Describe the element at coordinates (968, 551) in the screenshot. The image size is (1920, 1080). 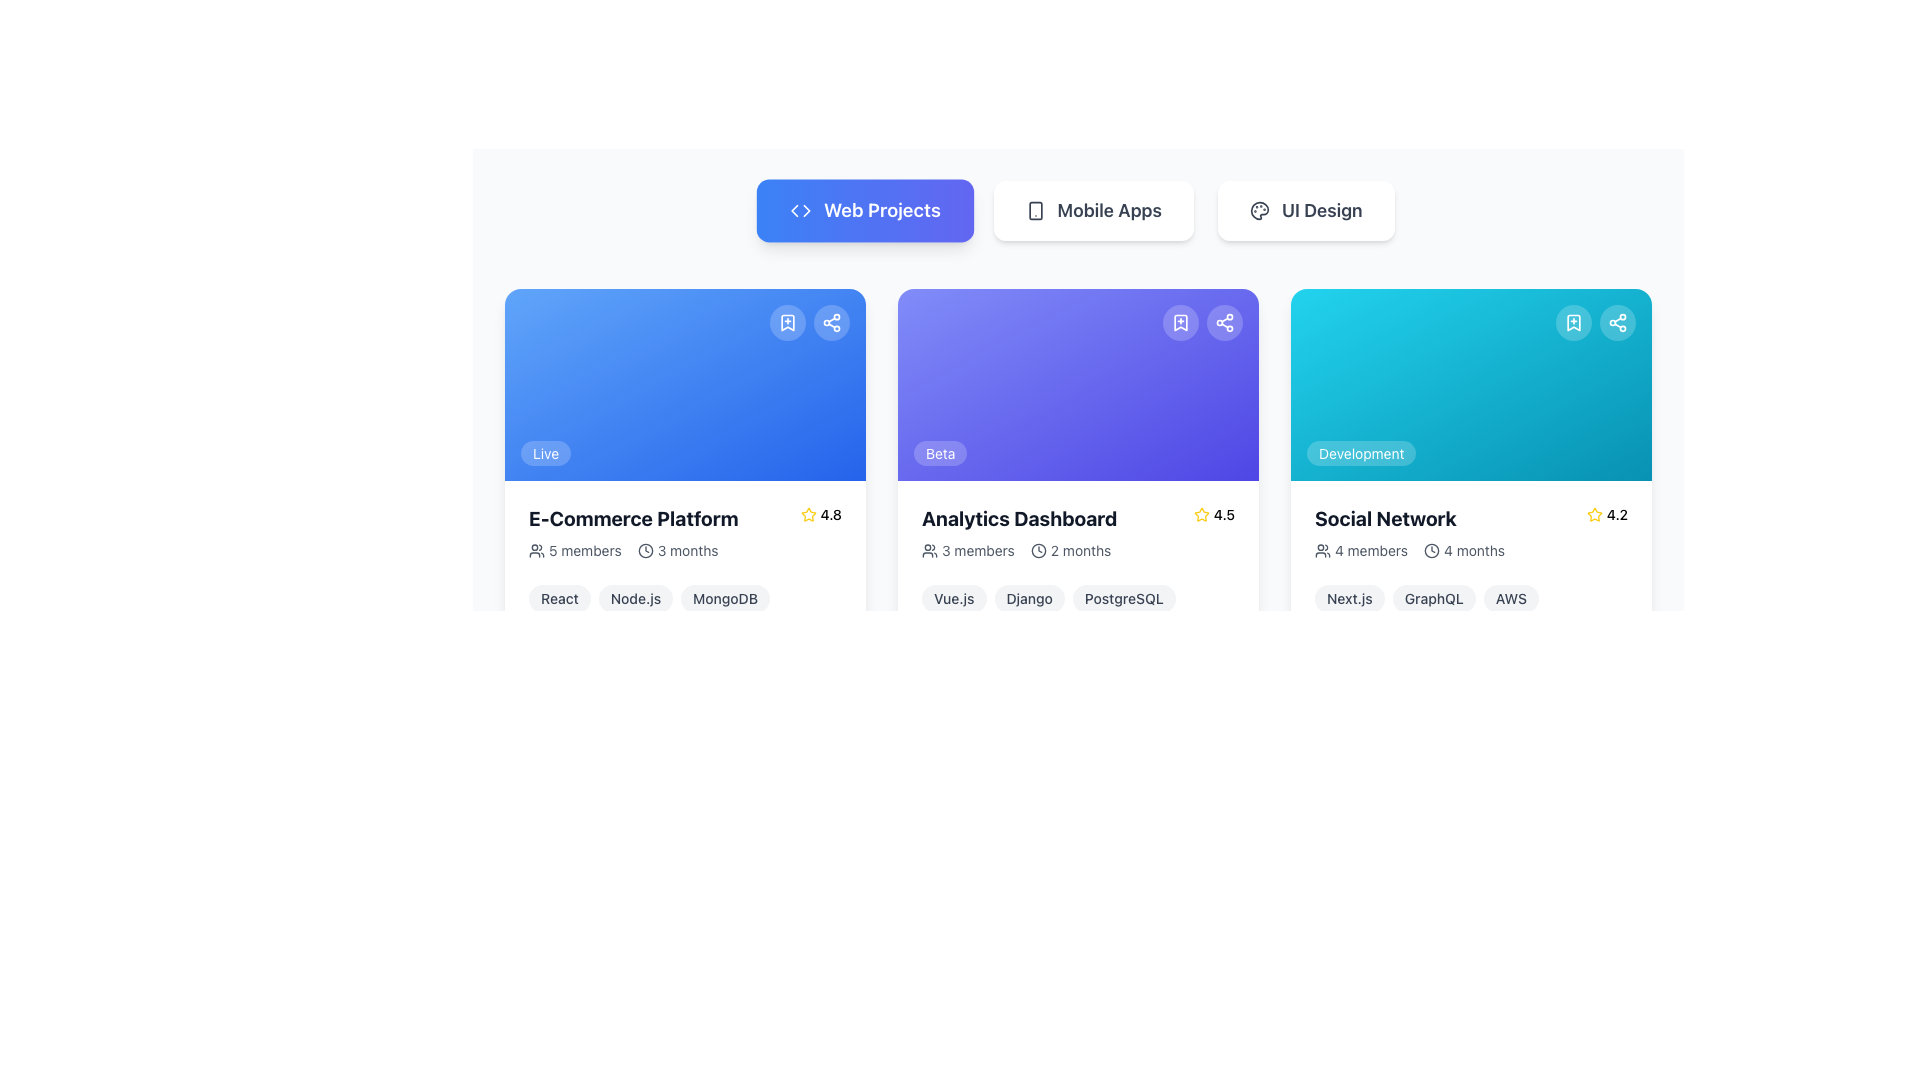
I see `the text phrase '3 members' accompanied by the group icon, located on the left side of the '2 months' text in the Analytics Dashboard of the Web Projects section` at that location.